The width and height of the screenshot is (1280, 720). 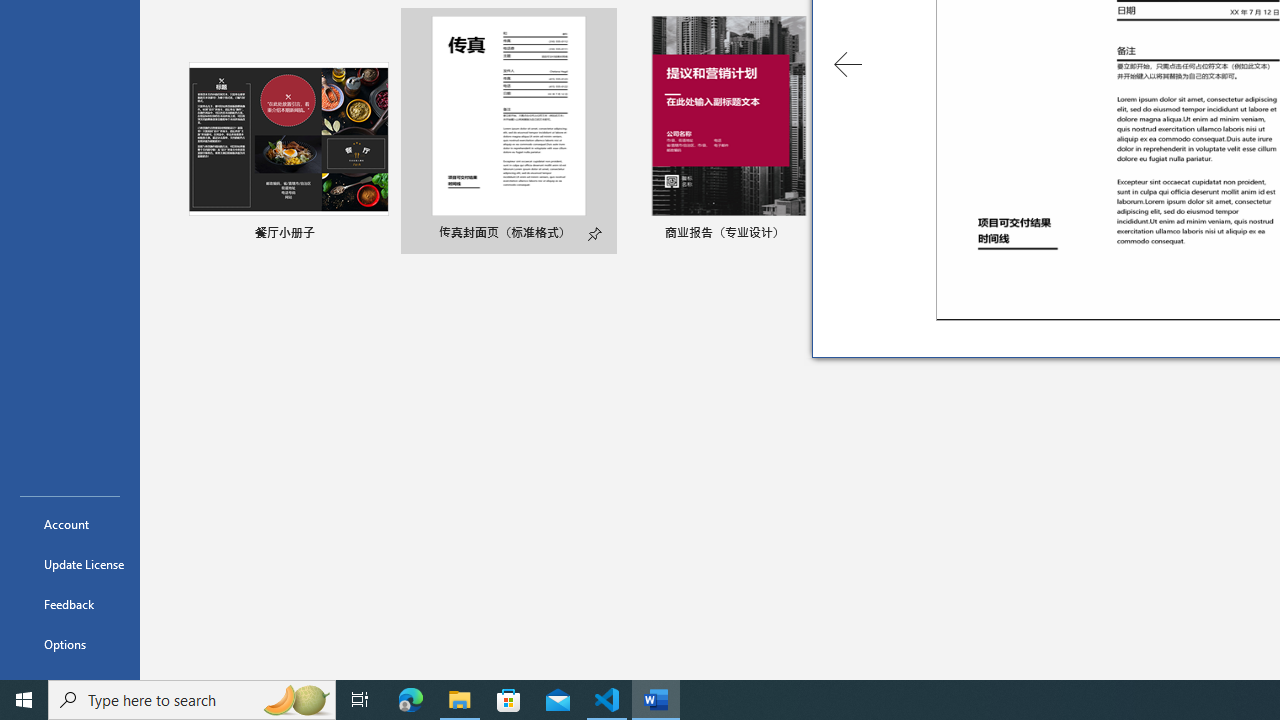 I want to click on 'Word - 1 running window', so click(x=656, y=698).